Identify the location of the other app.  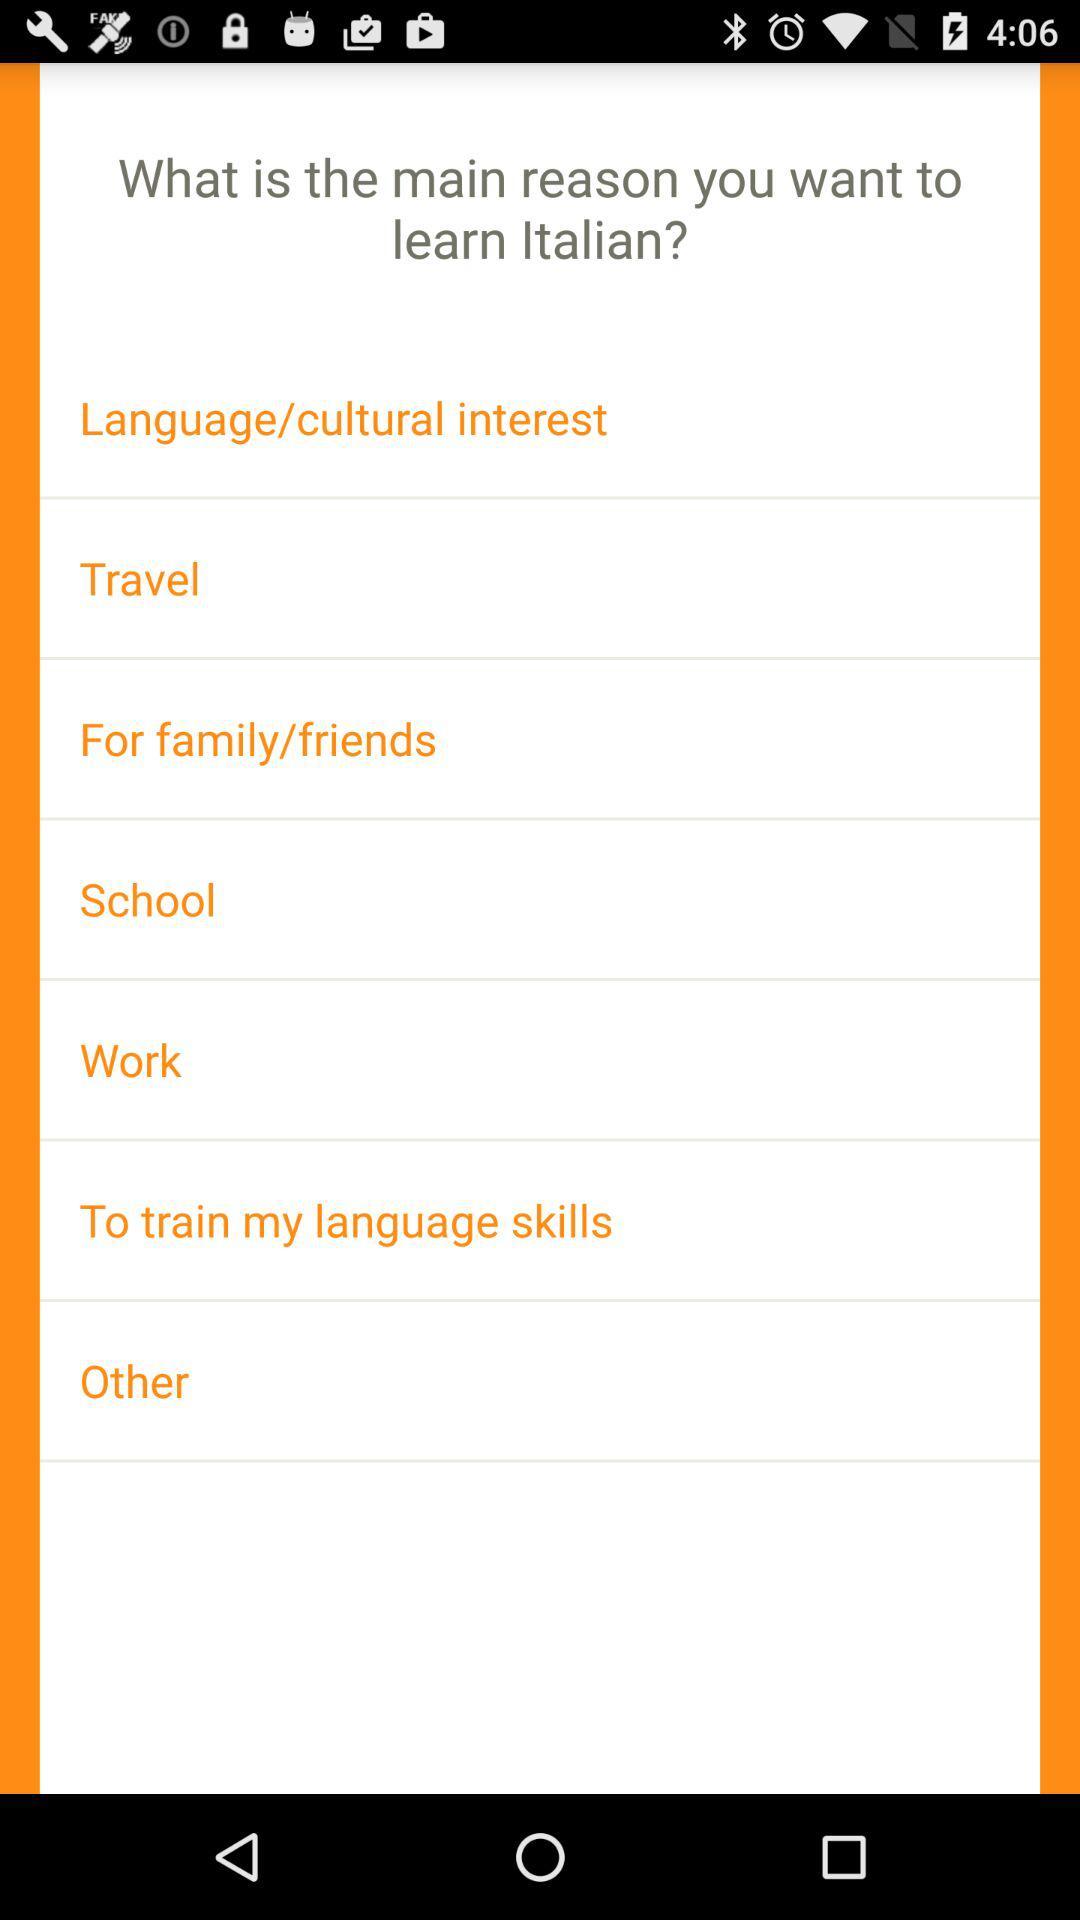
(540, 1379).